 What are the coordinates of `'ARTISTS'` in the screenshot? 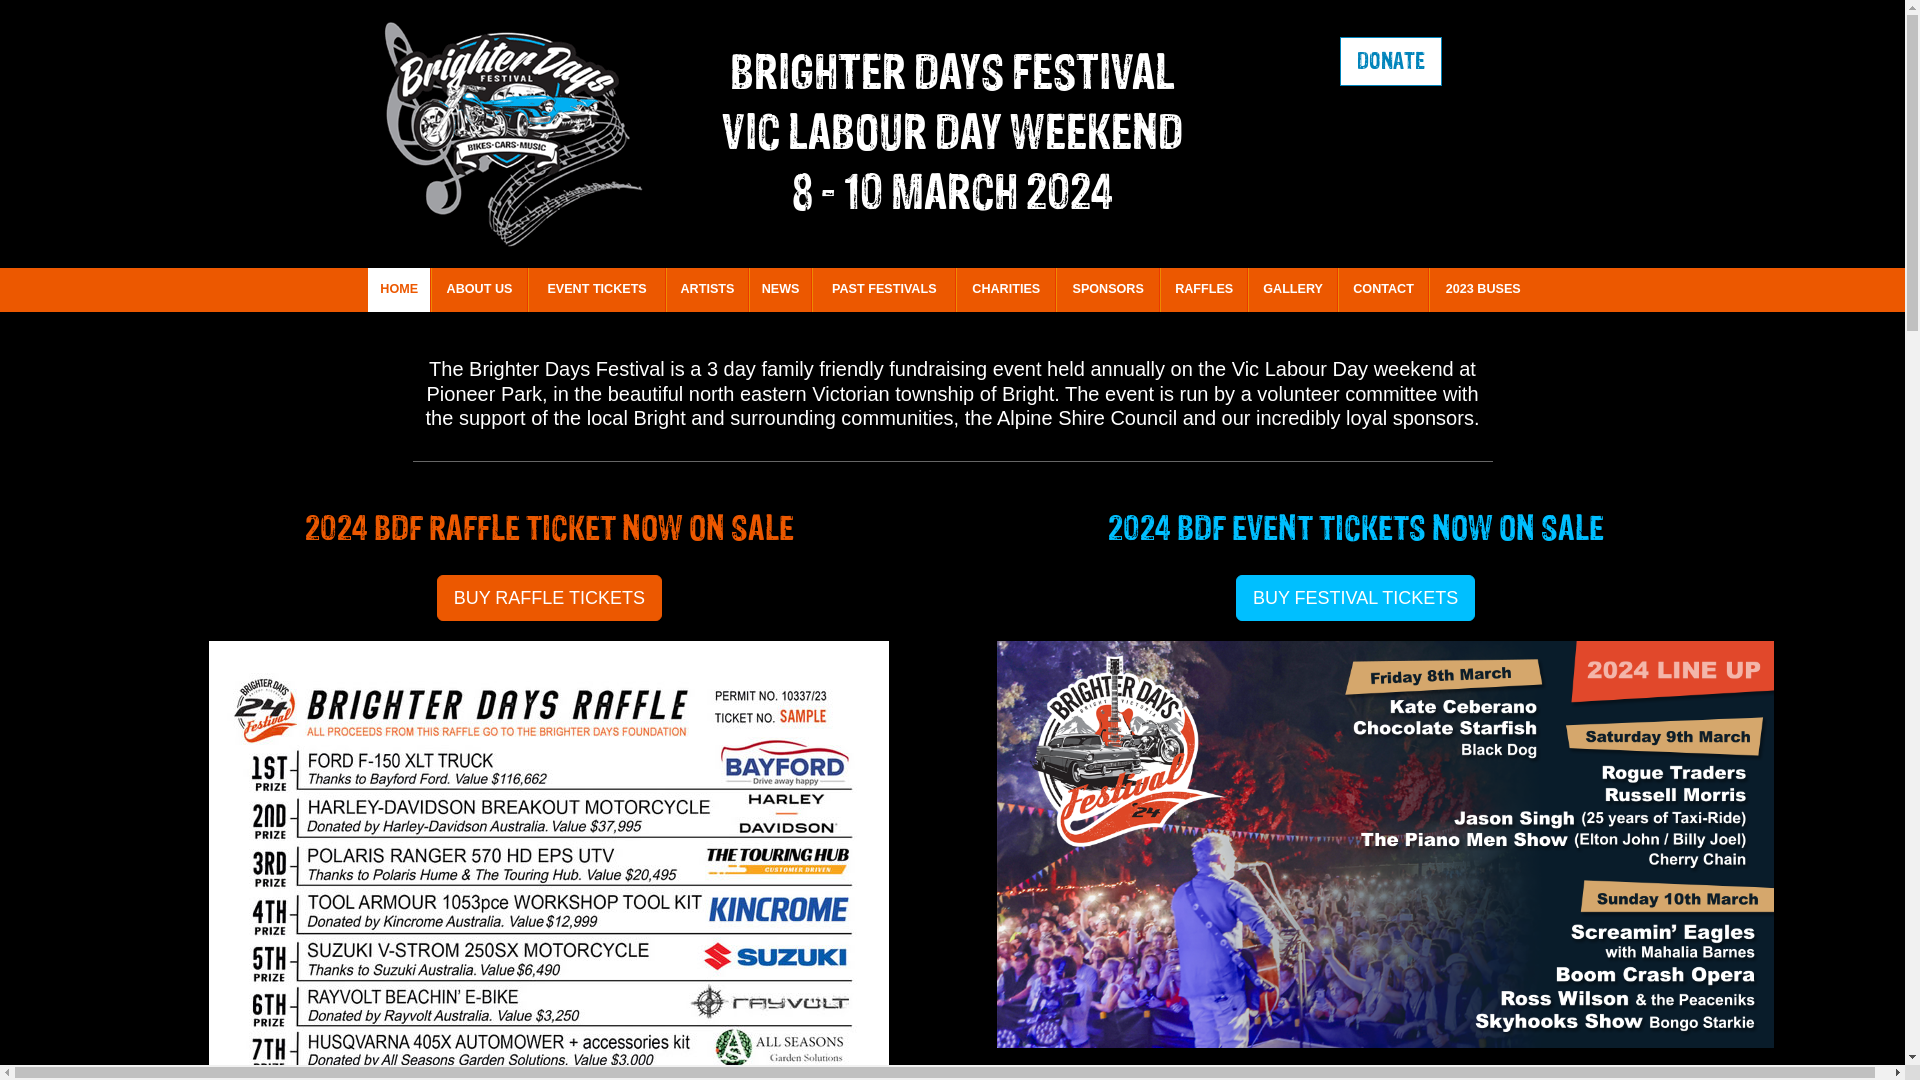 It's located at (707, 289).